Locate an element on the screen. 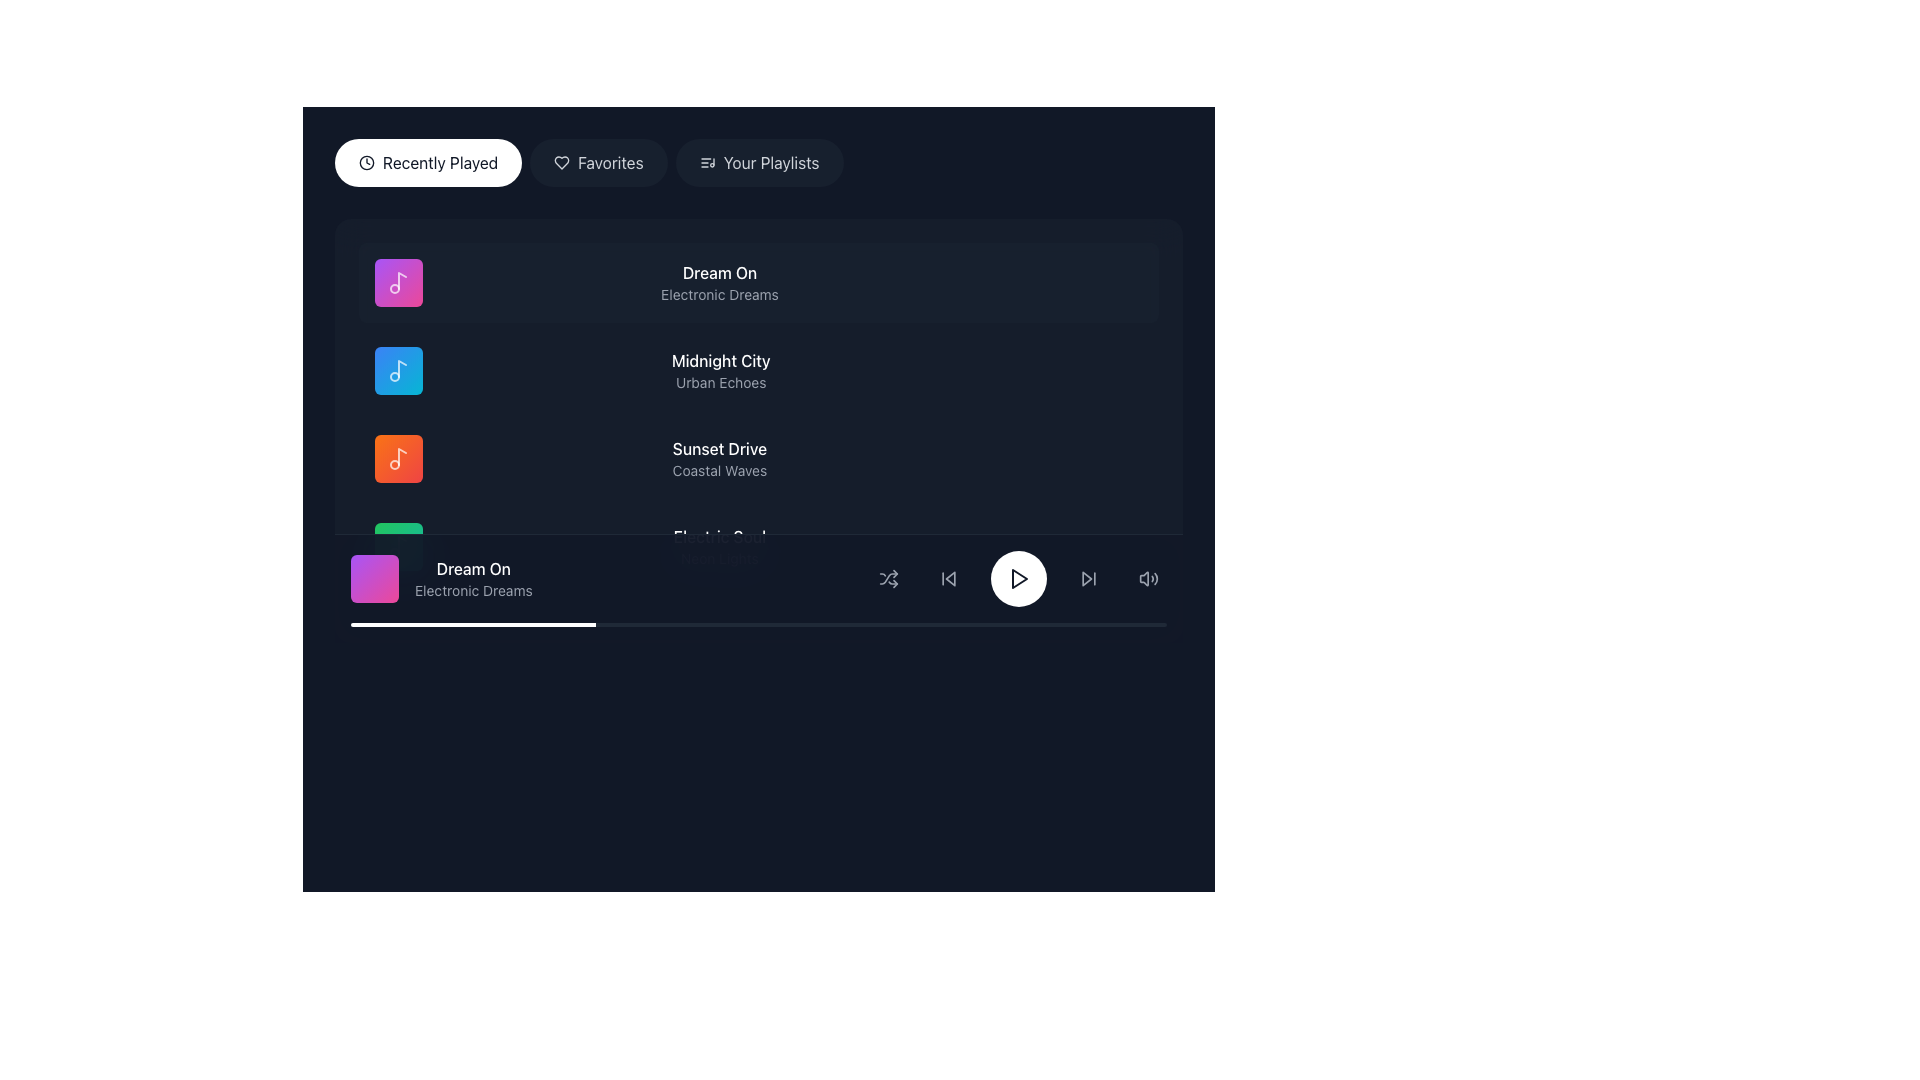 Image resolution: width=1920 pixels, height=1080 pixels. the fourth interactive music track item located at the bottom of the vertical list to view context menu options is located at coordinates (757, 547).